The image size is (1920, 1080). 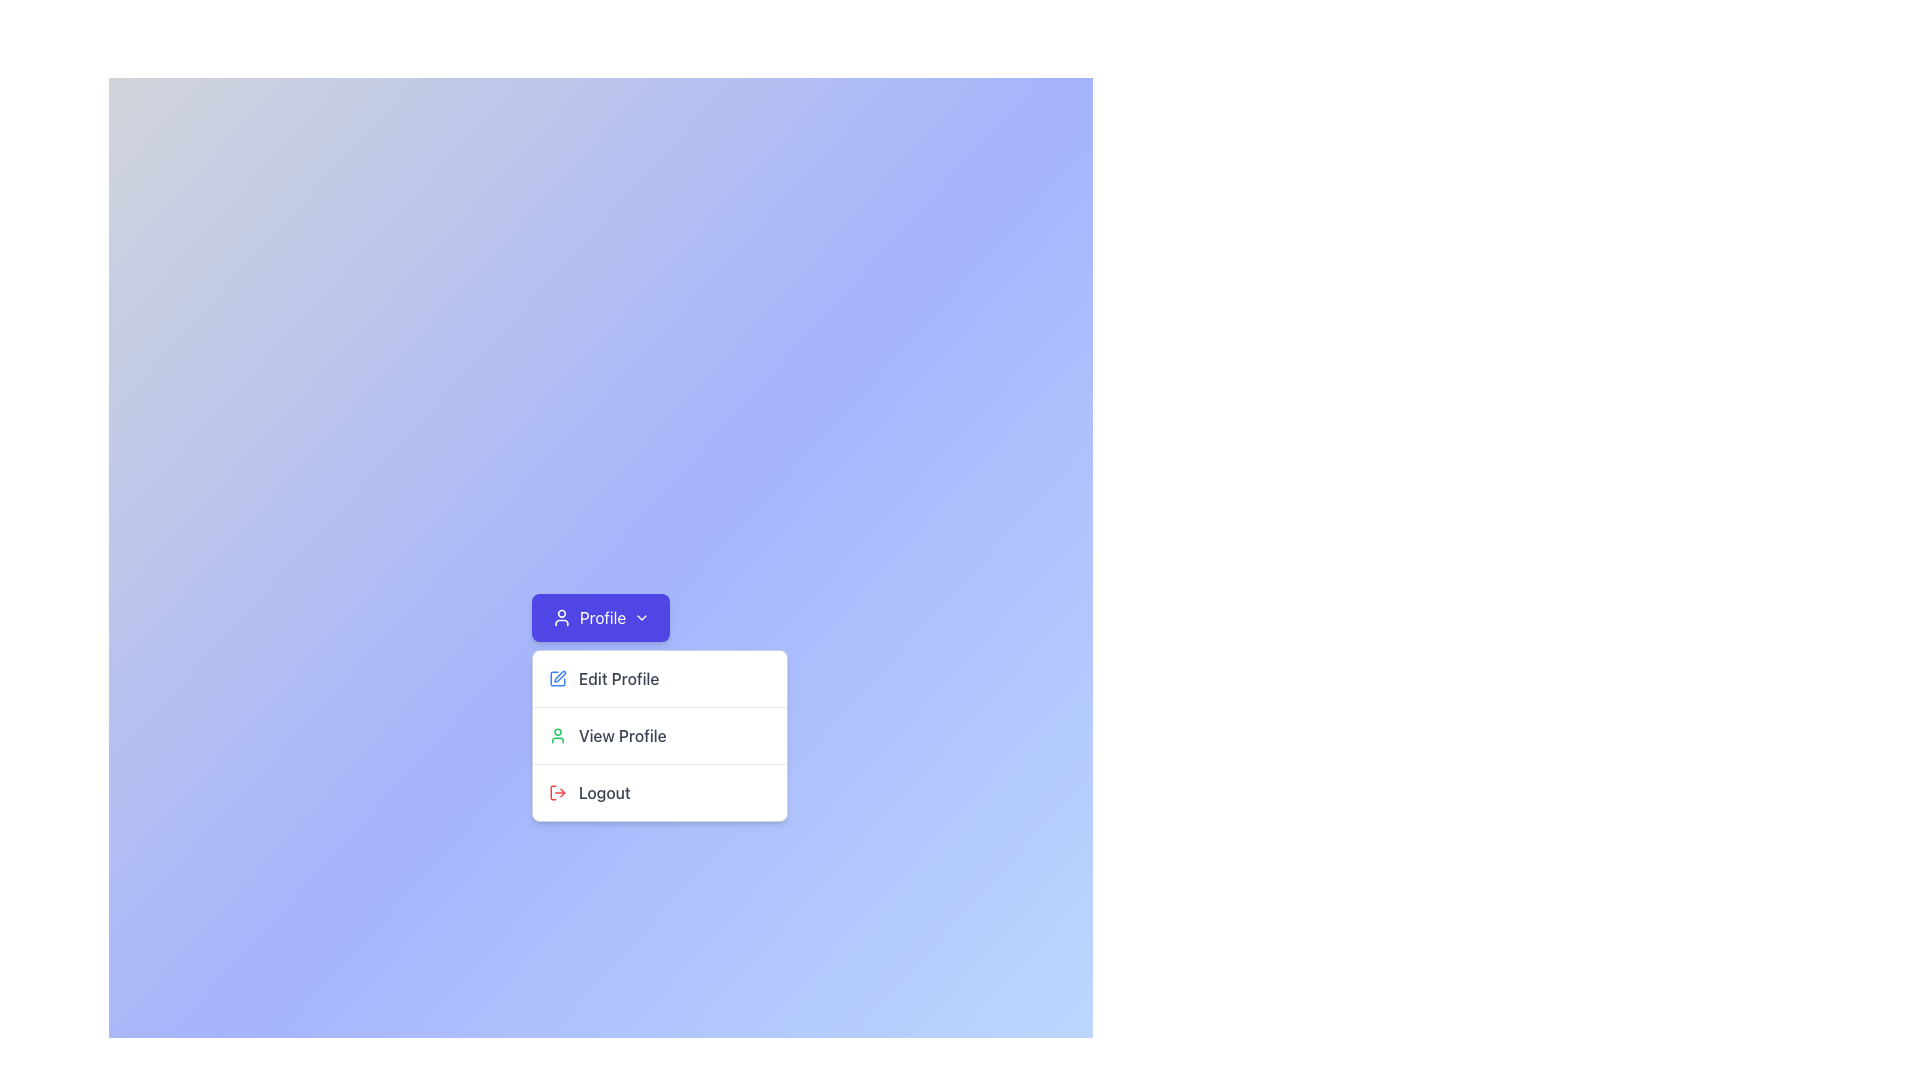 What do you see at coordinates (557, 677) in the screenshot?
I see `the edit profile icon that has a square outline and a pen design, located below the 'Profile' button` at bounding box center [557, 677].